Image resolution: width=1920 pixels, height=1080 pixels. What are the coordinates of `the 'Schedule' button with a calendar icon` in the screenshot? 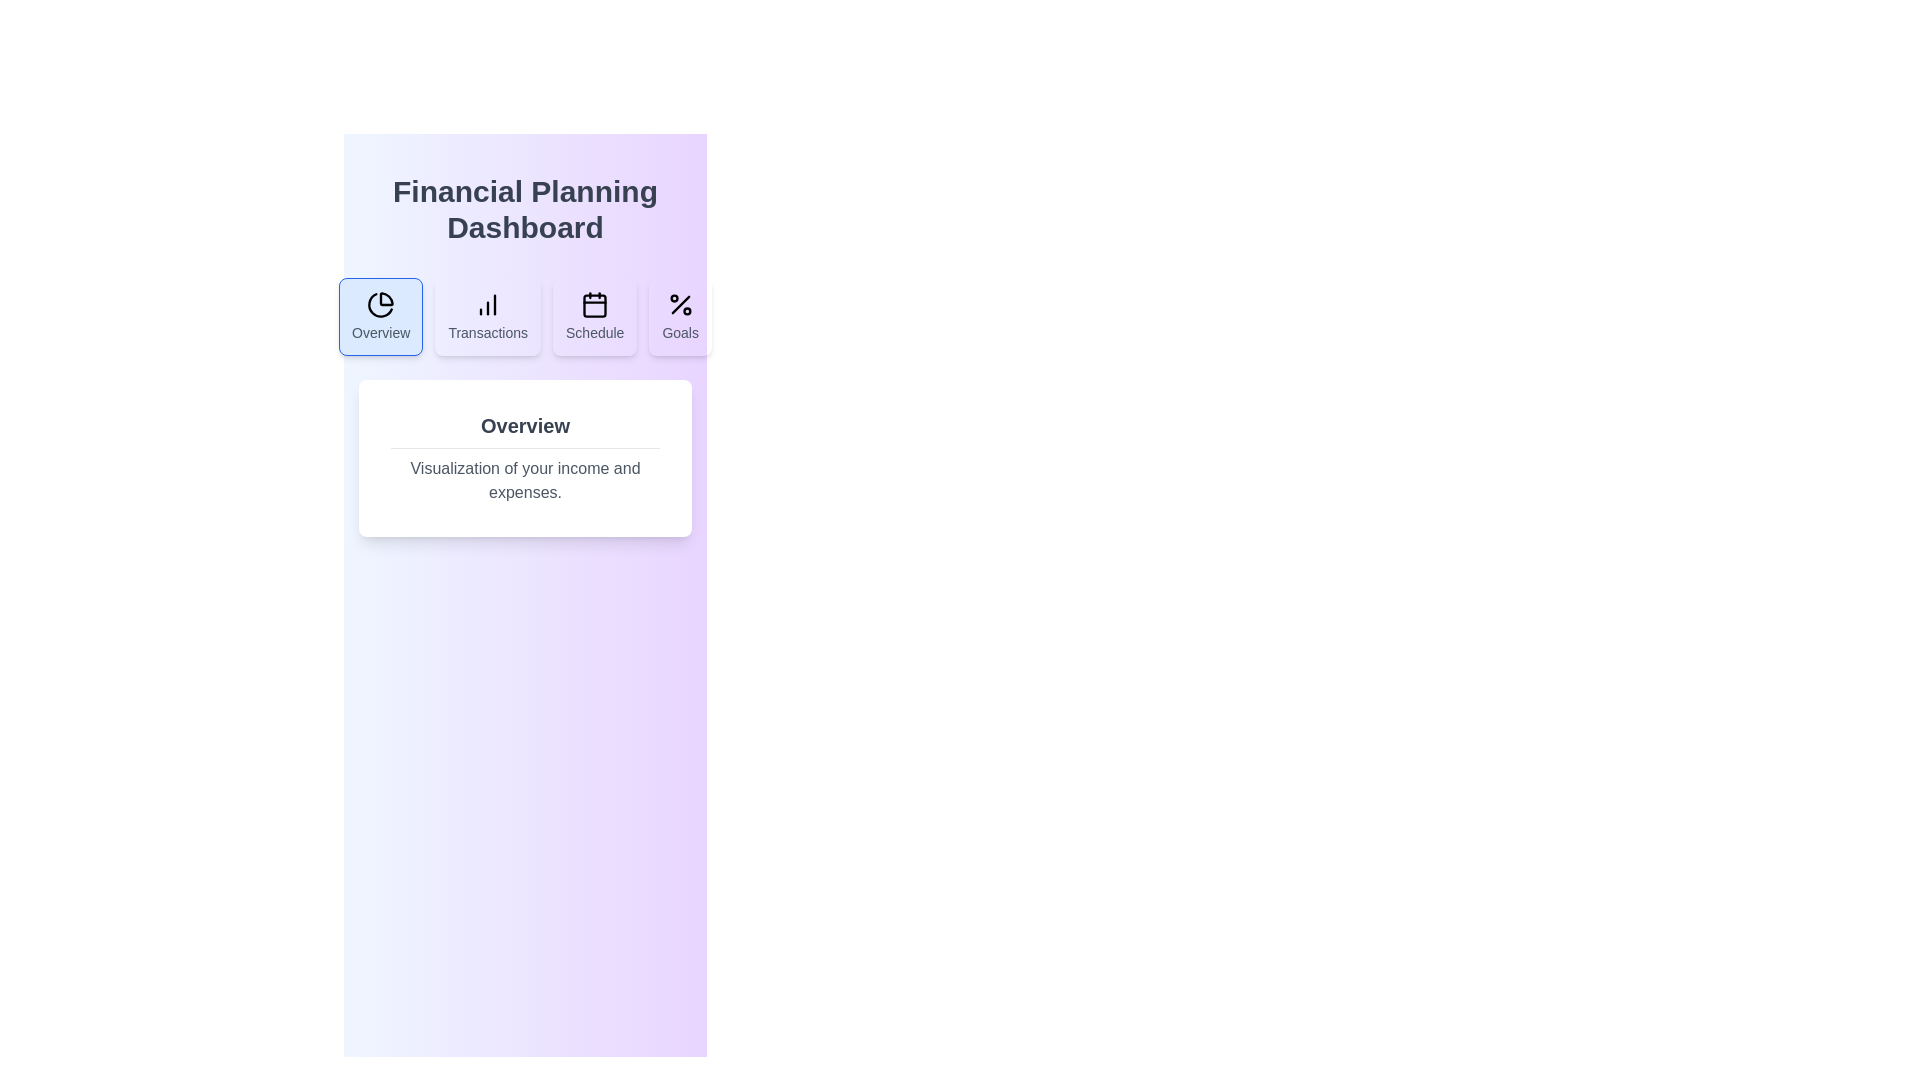 It's located at (594, 315).